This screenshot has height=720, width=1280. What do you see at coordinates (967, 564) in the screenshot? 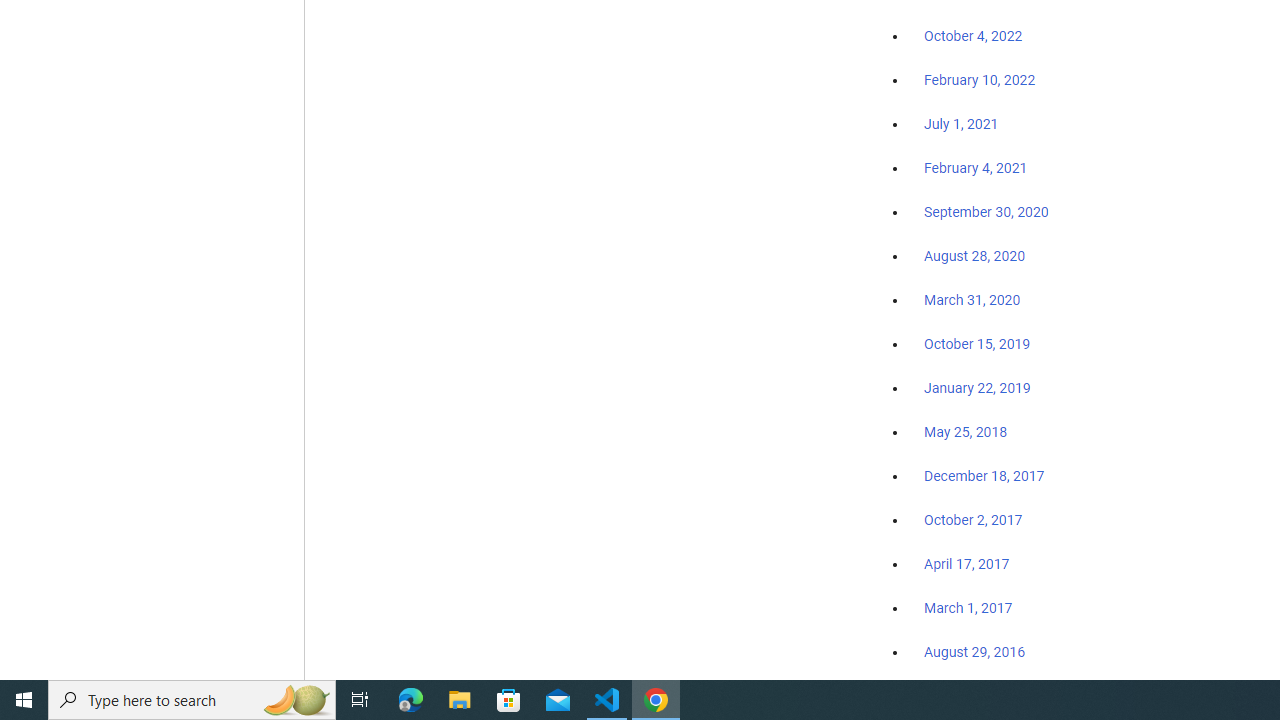
I see `'April 17, 2017'` at bounding box center [967, 564].